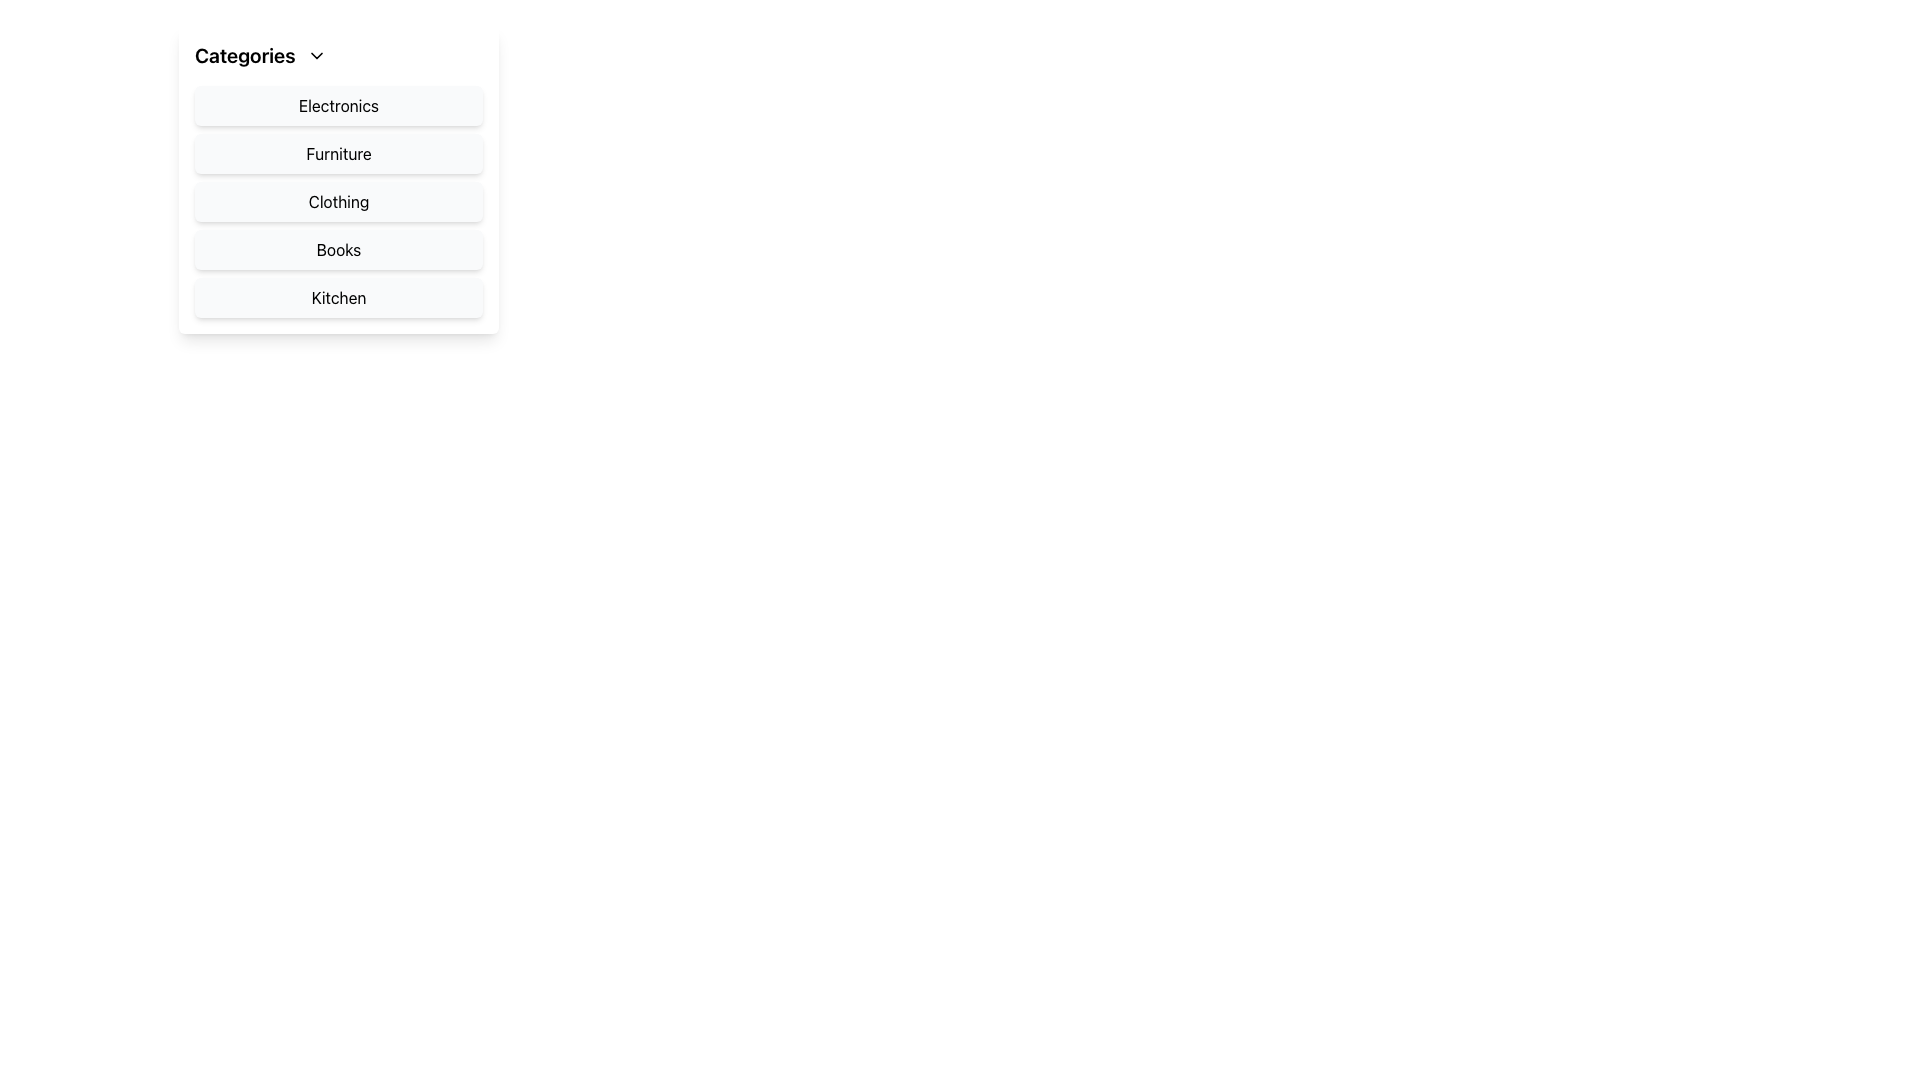 This screenshot has width=1920, height=1080. I want to click on the 'Furniture' button-like clickable list item, which is the second item in a vertical list of options and has a light gray background that changes to blue upon interaction, so click(339, 153).